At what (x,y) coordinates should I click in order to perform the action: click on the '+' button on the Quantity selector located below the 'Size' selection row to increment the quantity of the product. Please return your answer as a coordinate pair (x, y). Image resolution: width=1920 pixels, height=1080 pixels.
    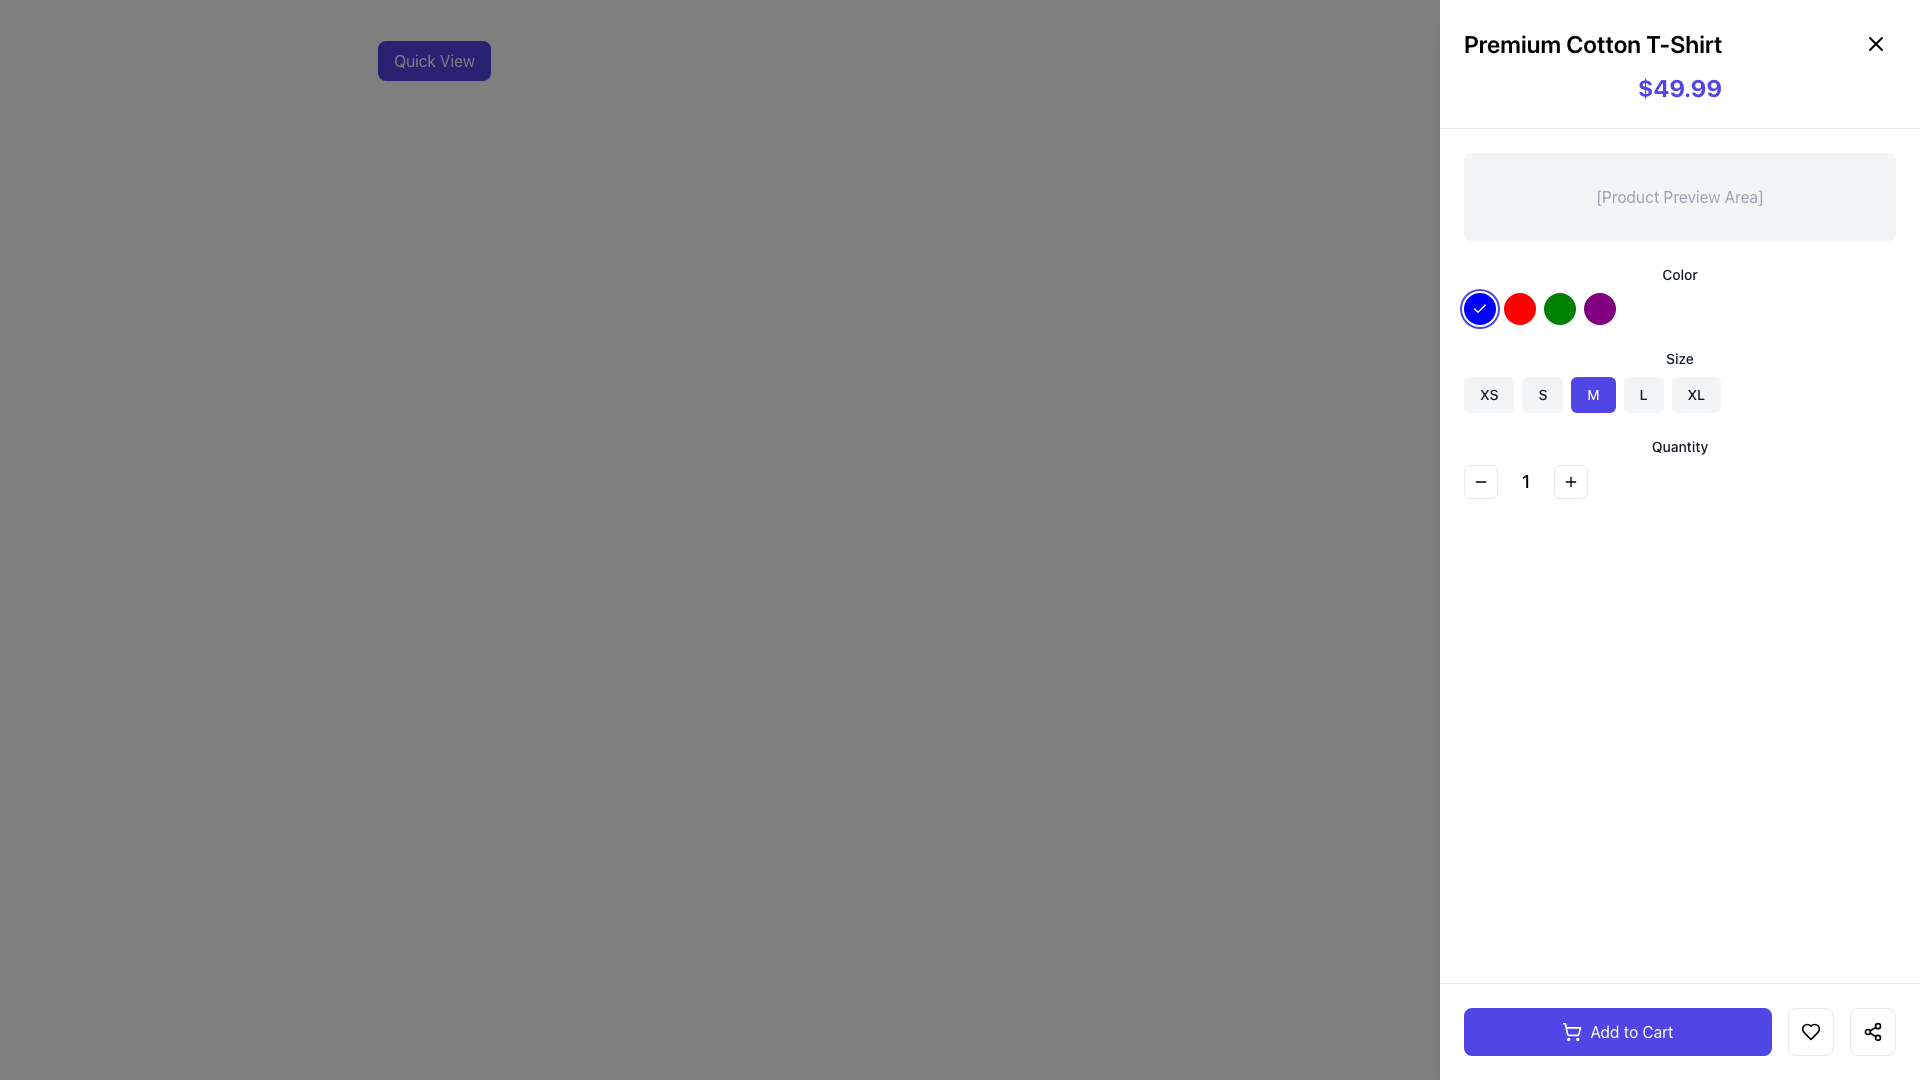
    Looking at the image, I should click on (1680, 467).